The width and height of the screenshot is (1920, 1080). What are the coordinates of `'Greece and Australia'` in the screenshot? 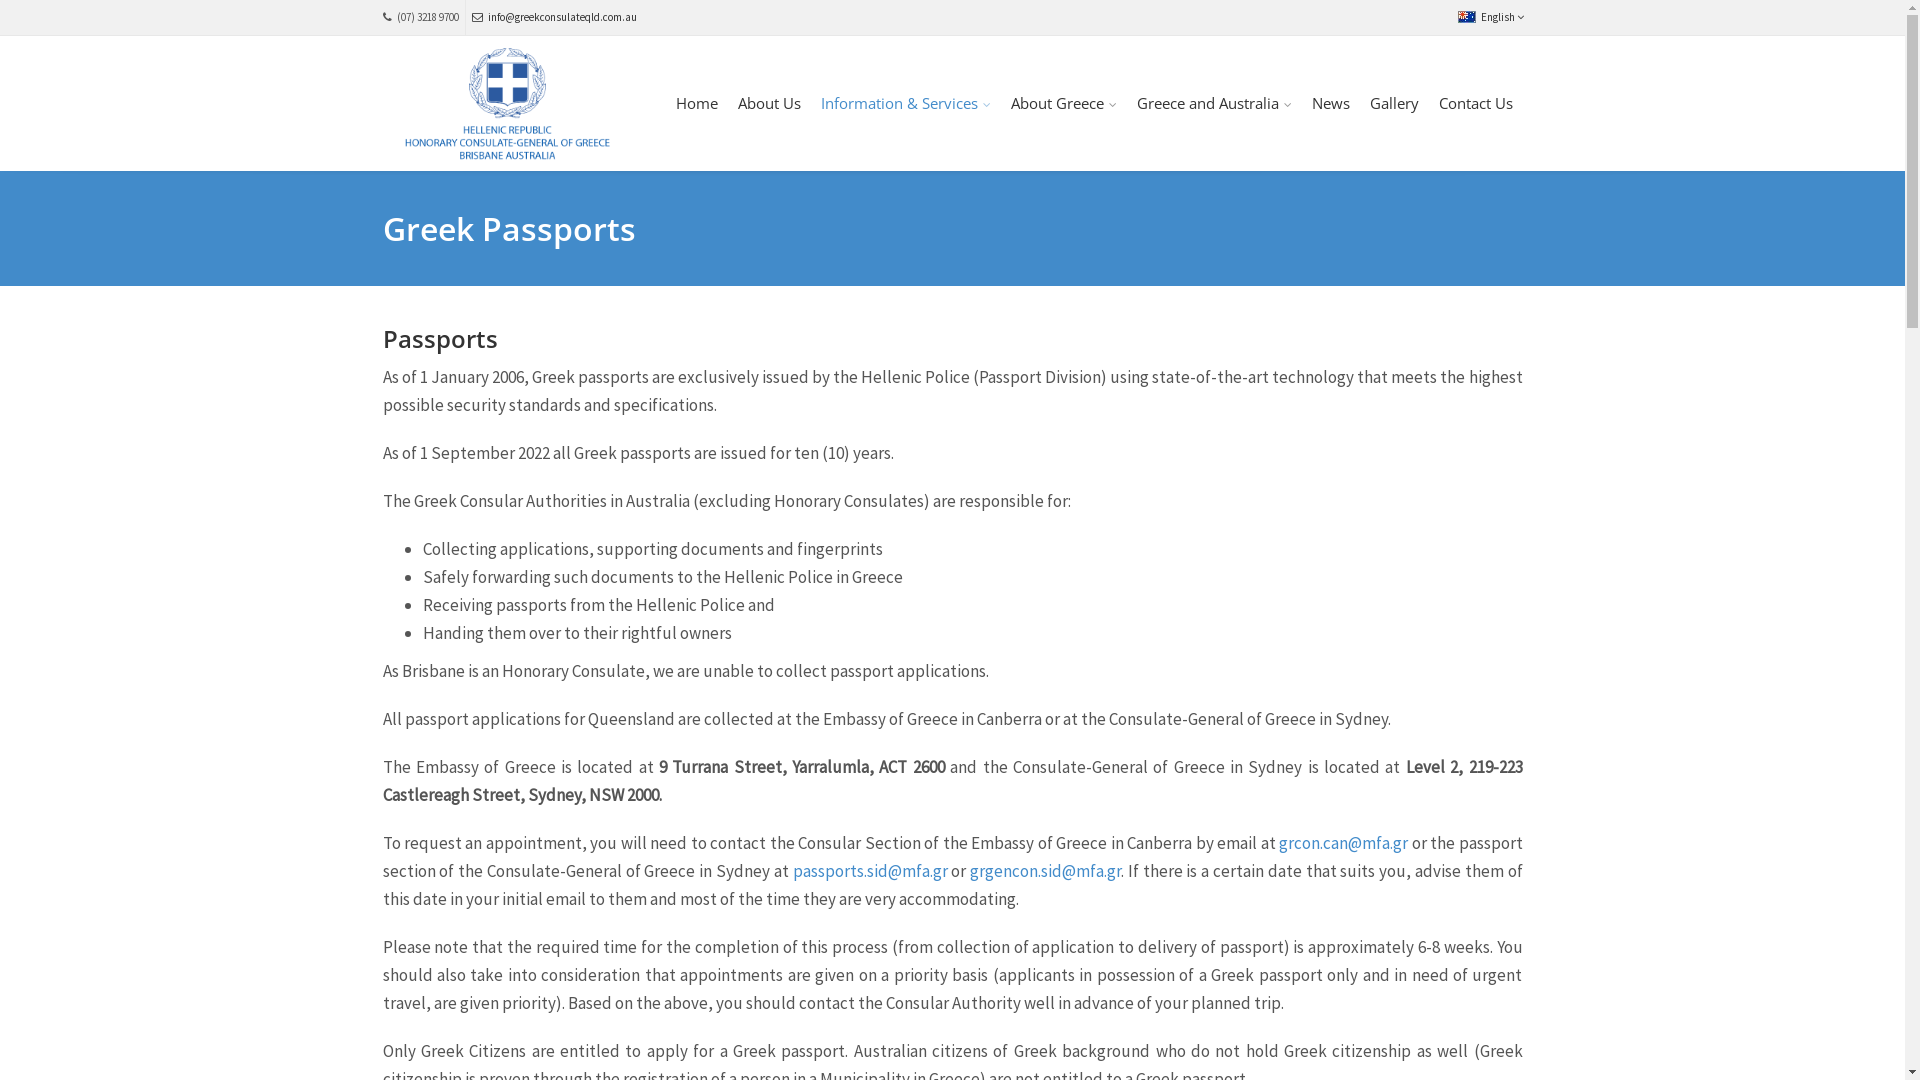 It's located at (1126, 103).